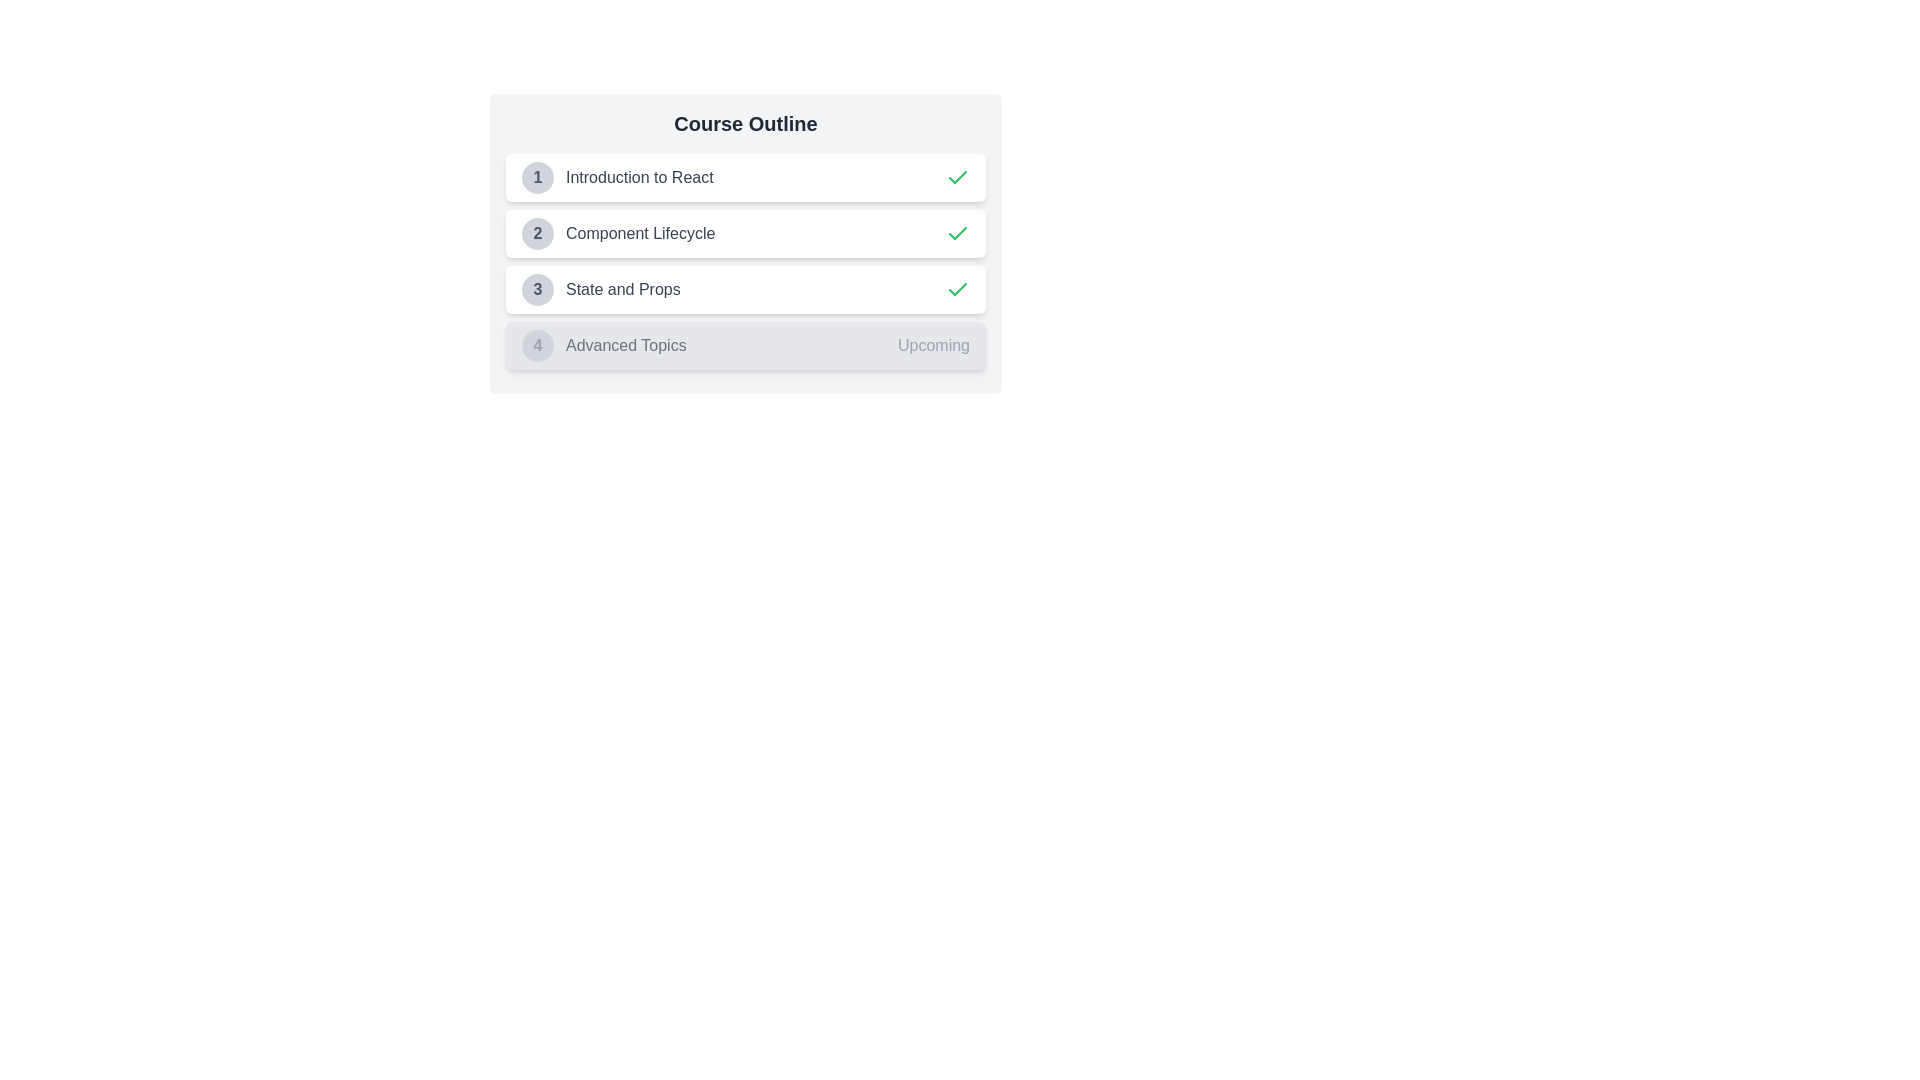 Image resolution: width=1920 pixels, height=1080 pixels. What do you see at coordinates (640, 233) in the screenshot?
I see `the 'Component Lifecycle' text label in the 'Course Outline' section, which is the second item in a vertical list` at bounding box center [640, 233].